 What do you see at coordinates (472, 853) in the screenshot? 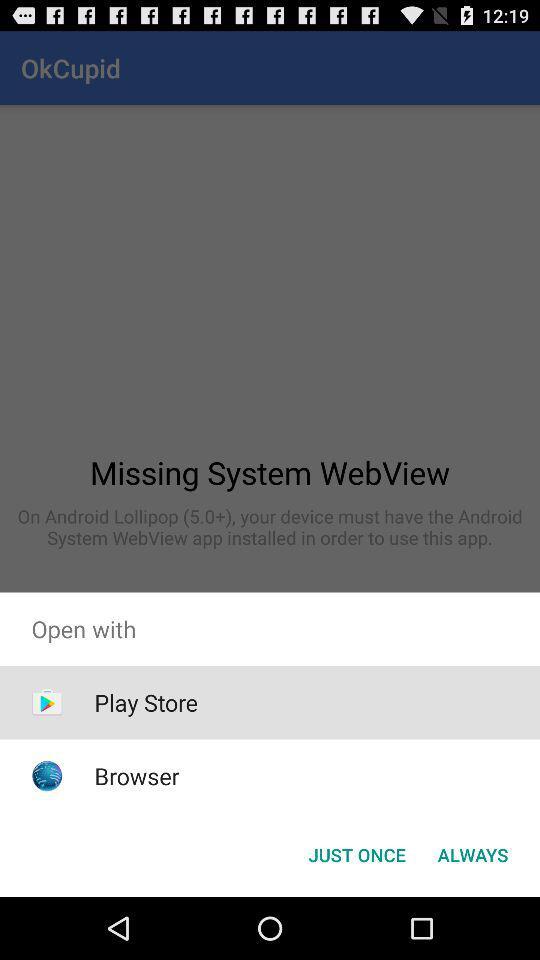
I see `the item next to just once icon` at bounding box center [472, 853].